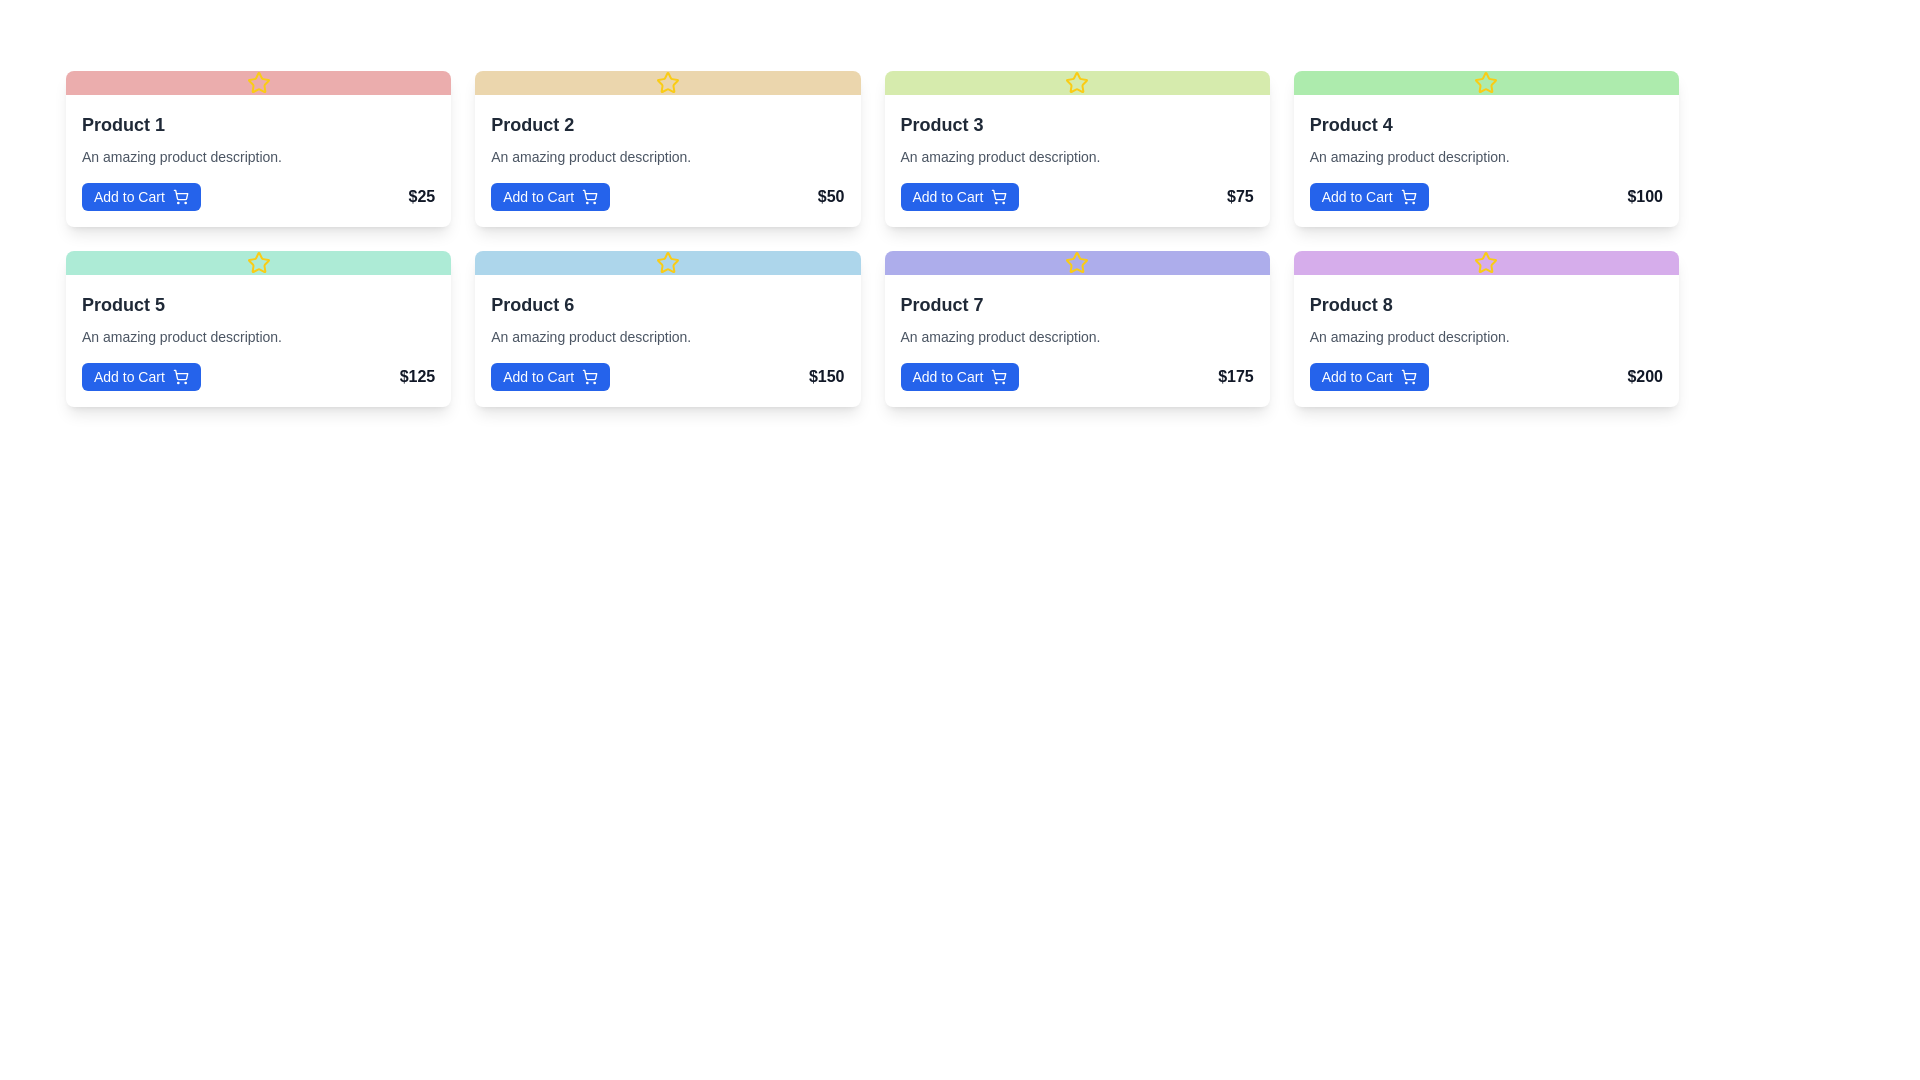 This screenshot has height=1080, width=1920. What do you see at coordinates (416, 377) in the screenshot?
I see `the static text displaying '$125' located at the bottom-right corner of the product card for 'Product 5', aligned right of the 'Add to Cart' button` at bounding box center [416, 377].